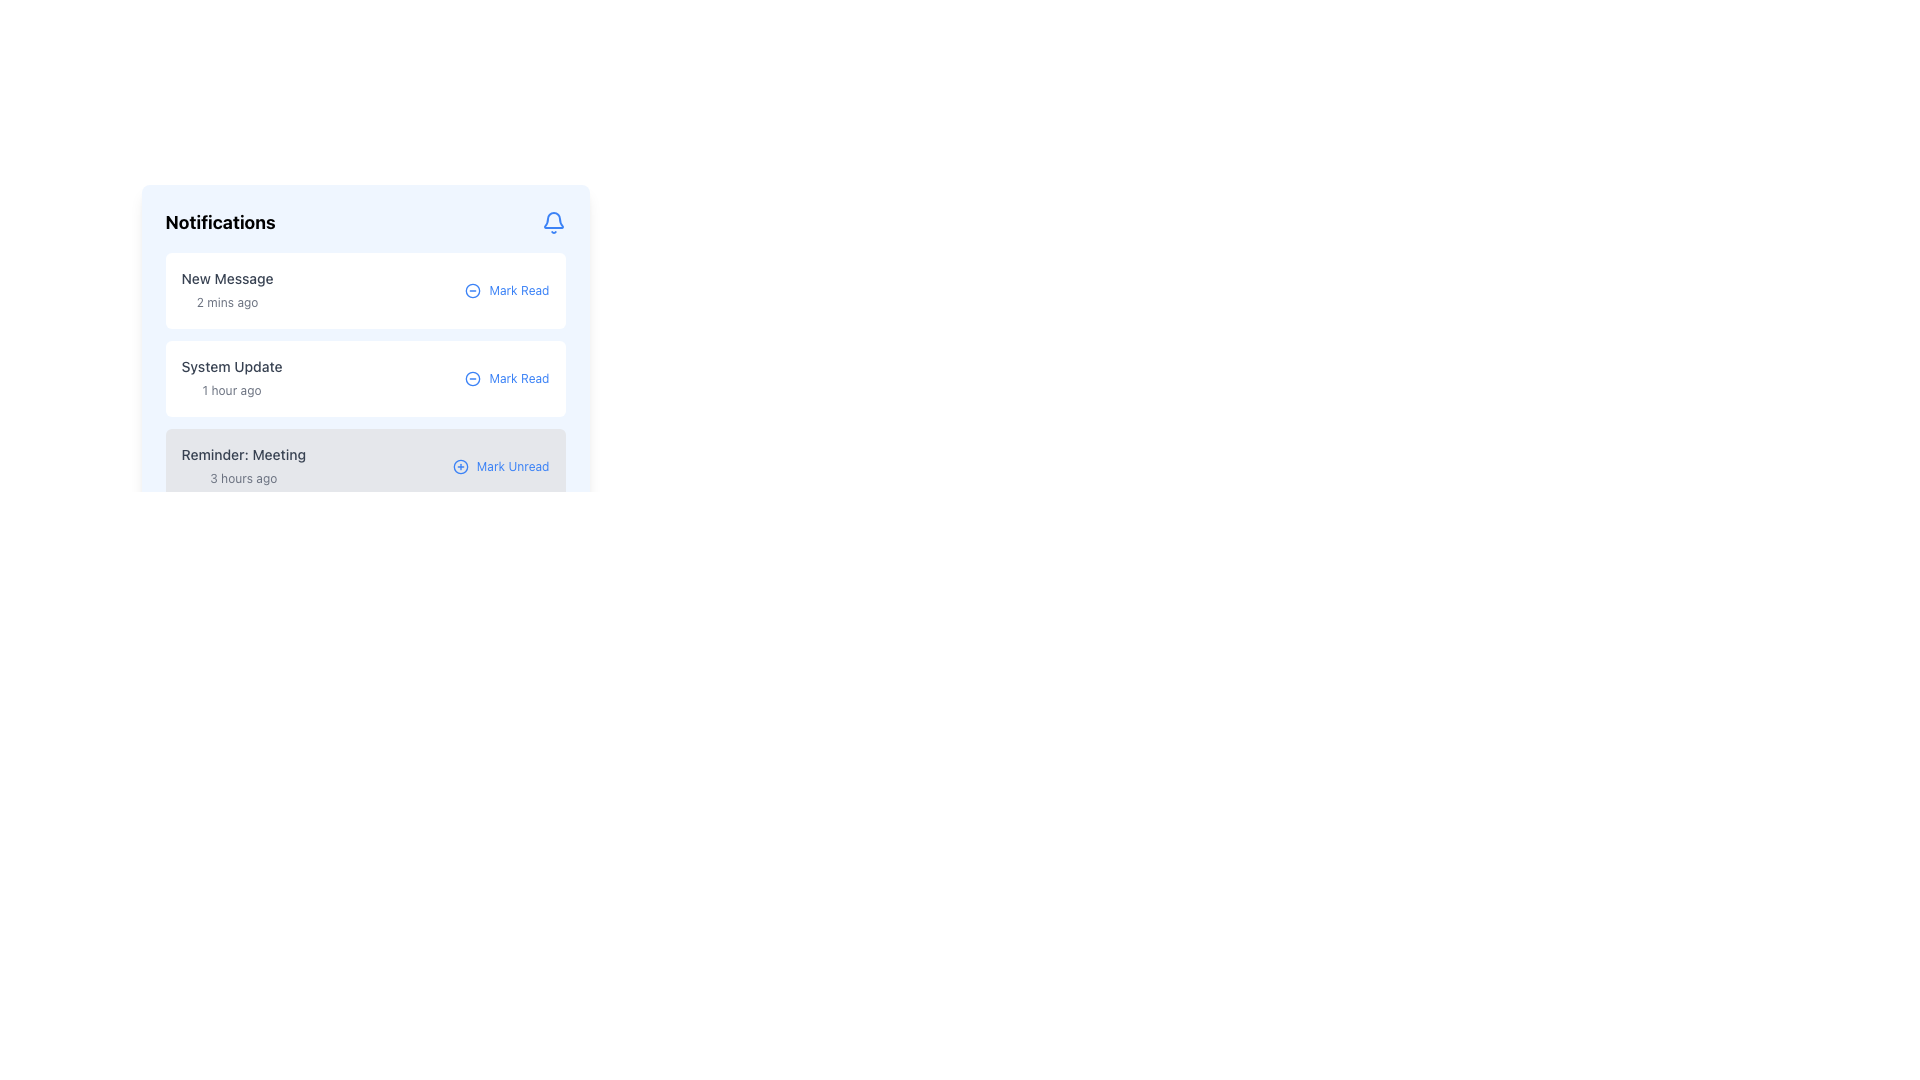 Image resolution: width=1920 pixels, height=1080 pixels. Describe the element at coordinates (472, 378) in the screenshot. I see `the visual representation of the Circular SVG element located in the middle of the 'System Update' notification, which is part of an interactive status icon consisting of a circle and a minus sign` at that location.